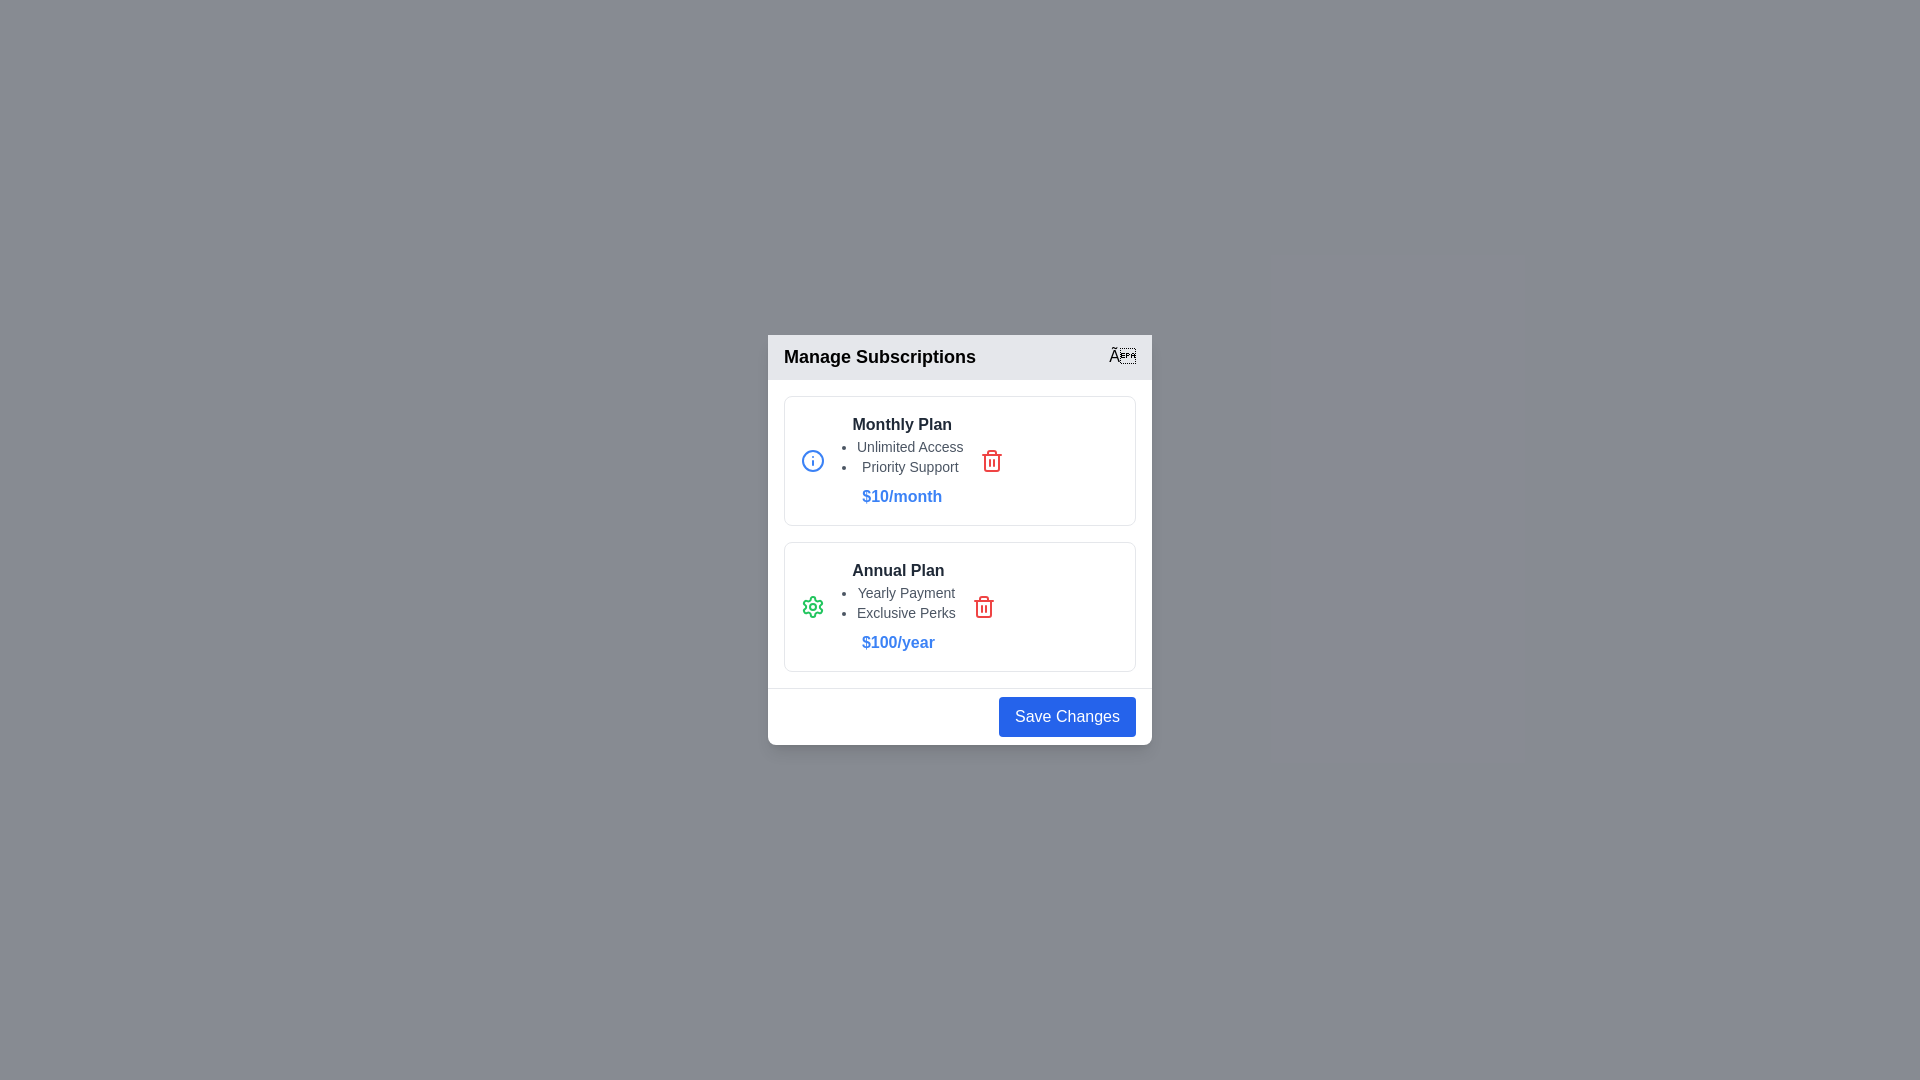 Image resolution: width=1920 pixels, height=1080 pixels. I want to click on 'Save Changes' button to save the changes made in the dialog, so click(1065, 716).